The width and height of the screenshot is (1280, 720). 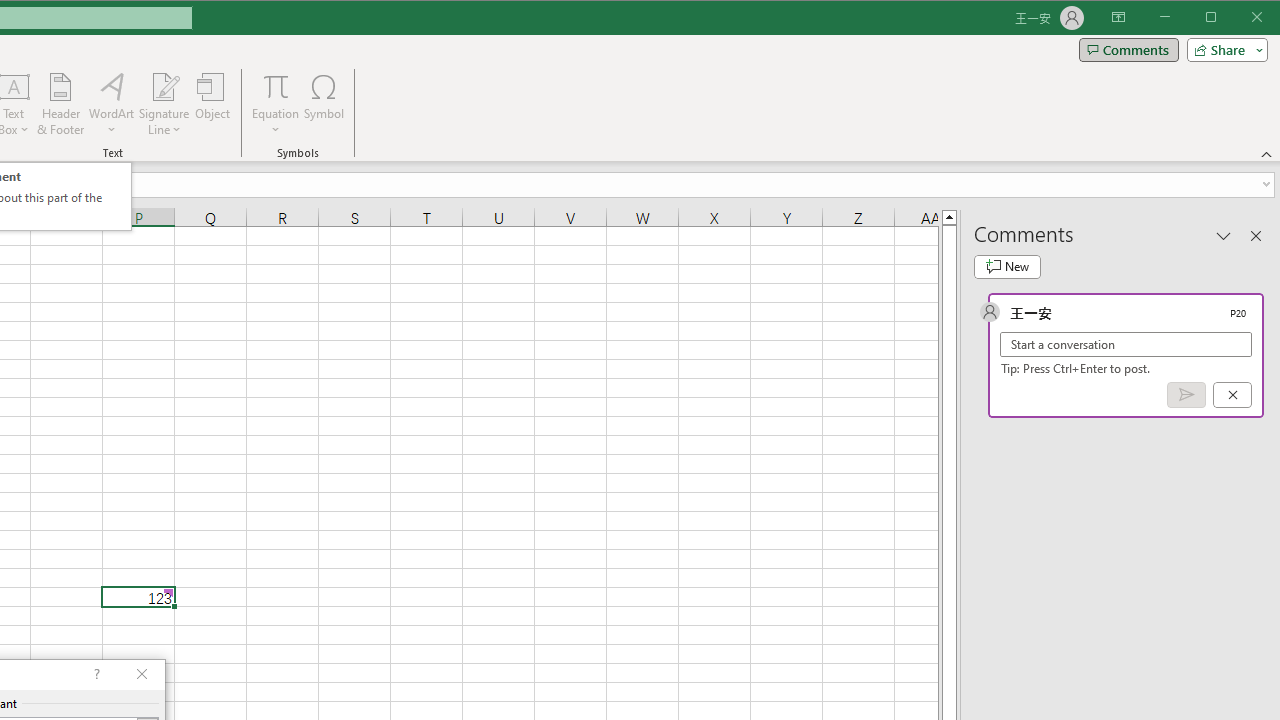 What do you see at coordinates (1231, 395) in the screenshot?
I see `'Cancel'` at bounding box center [1231, 395].